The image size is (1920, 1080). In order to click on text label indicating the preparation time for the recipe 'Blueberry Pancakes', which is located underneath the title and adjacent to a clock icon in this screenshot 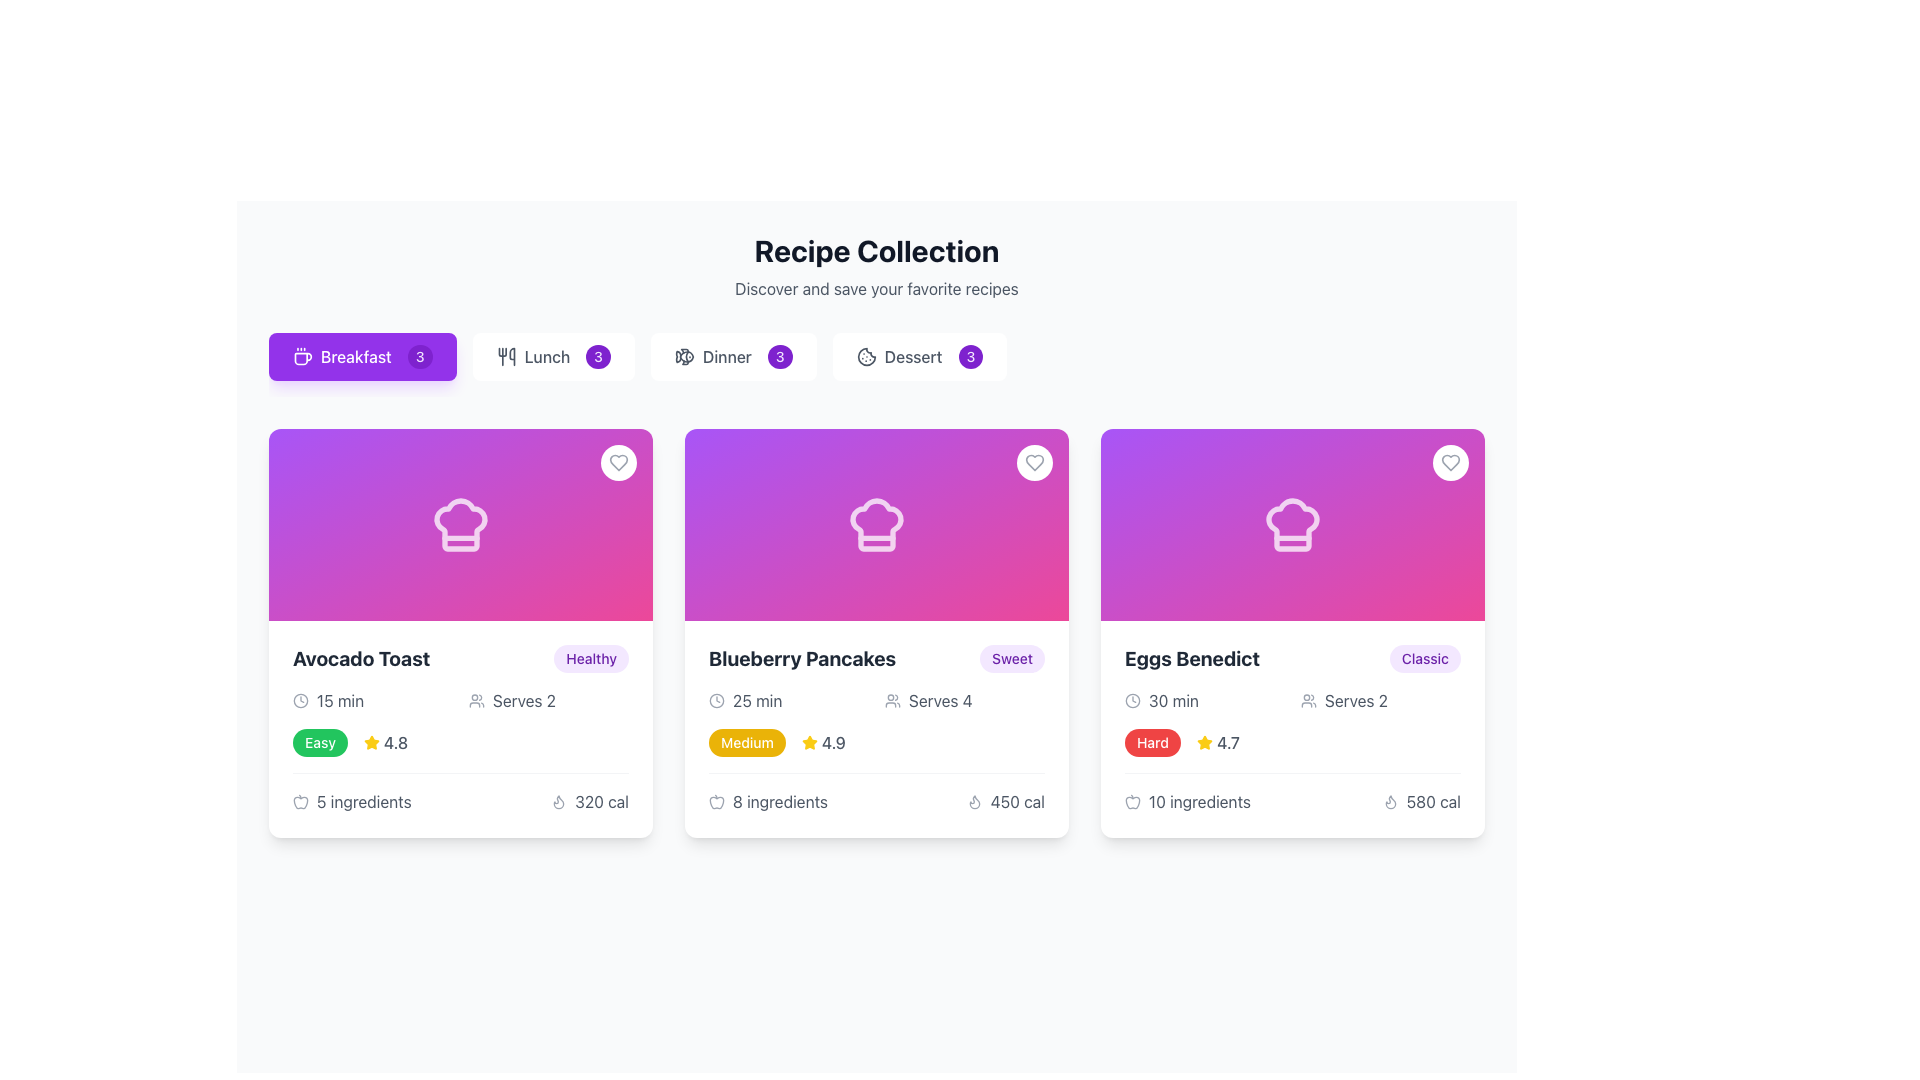, I will do `click(756, 700)`.